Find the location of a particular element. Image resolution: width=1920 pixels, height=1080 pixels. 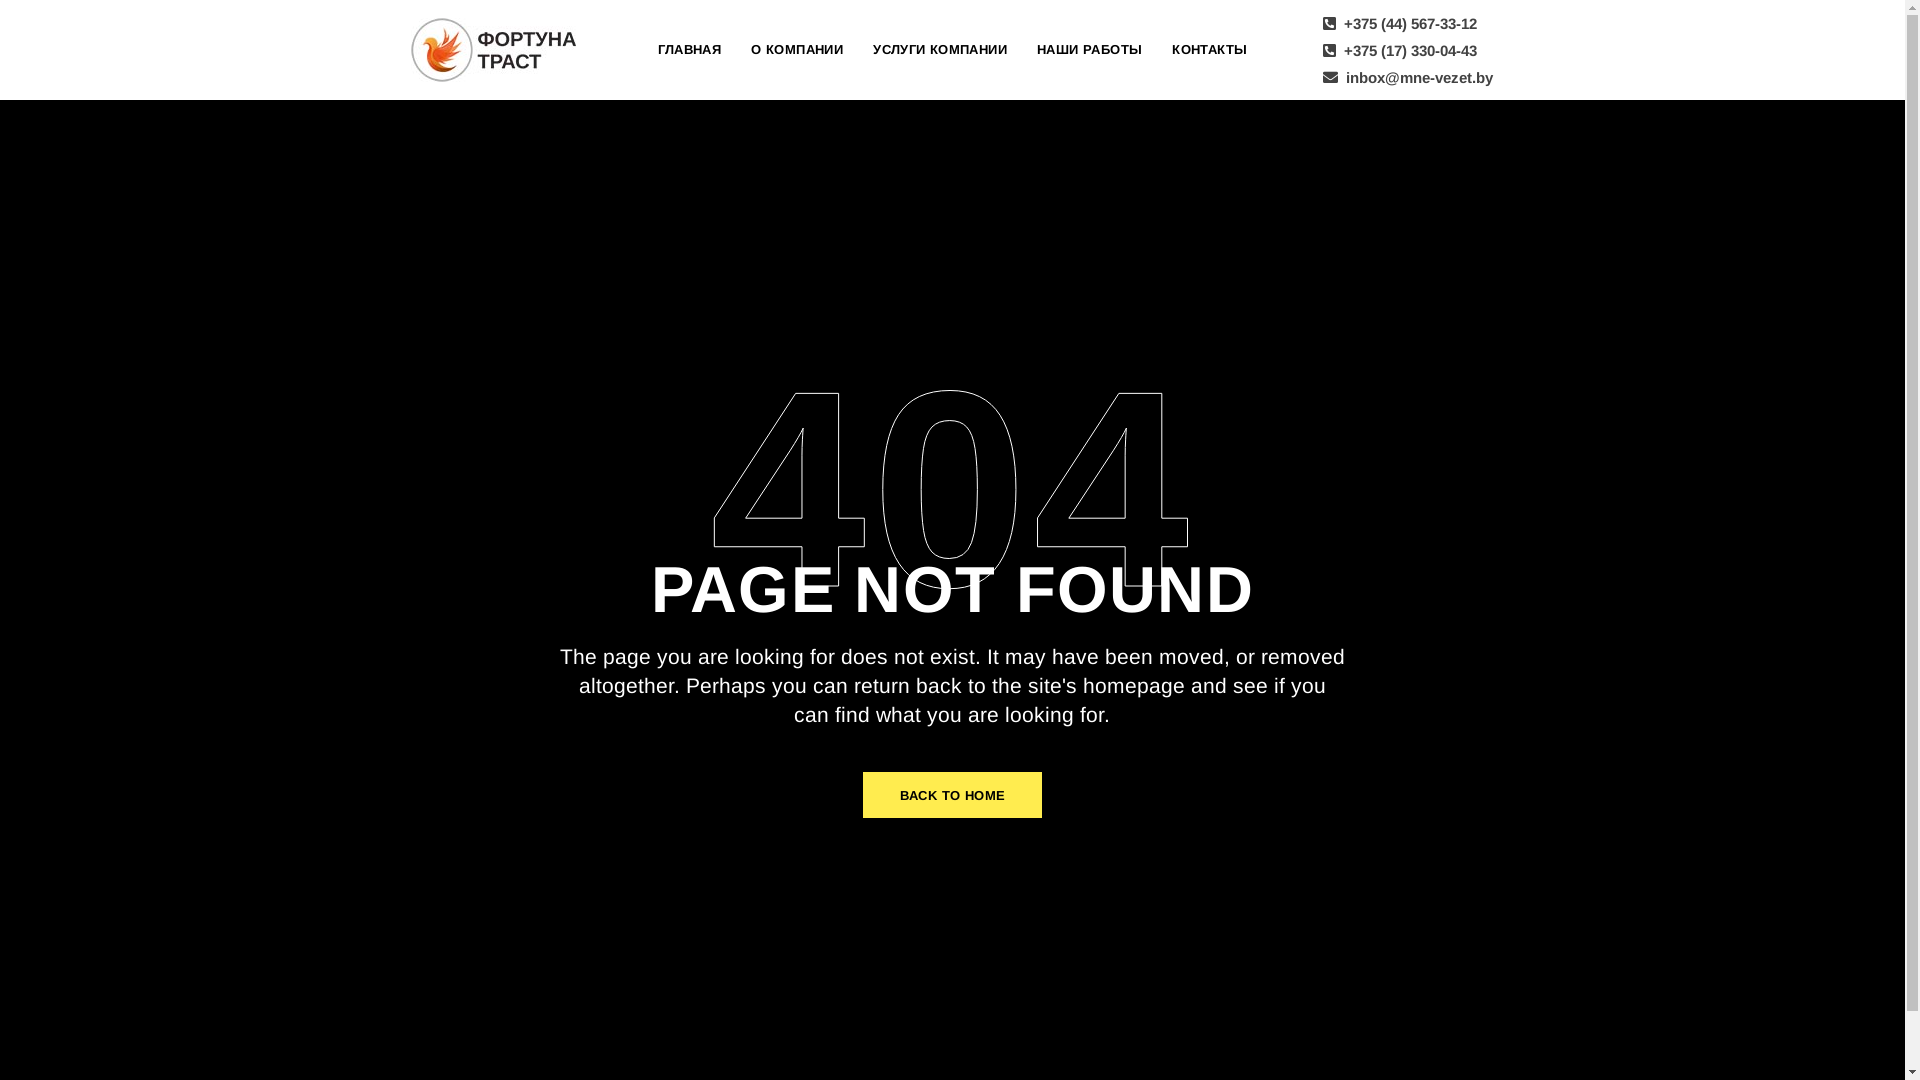

'BACK TO HOME is located at coordinates (952, 793).